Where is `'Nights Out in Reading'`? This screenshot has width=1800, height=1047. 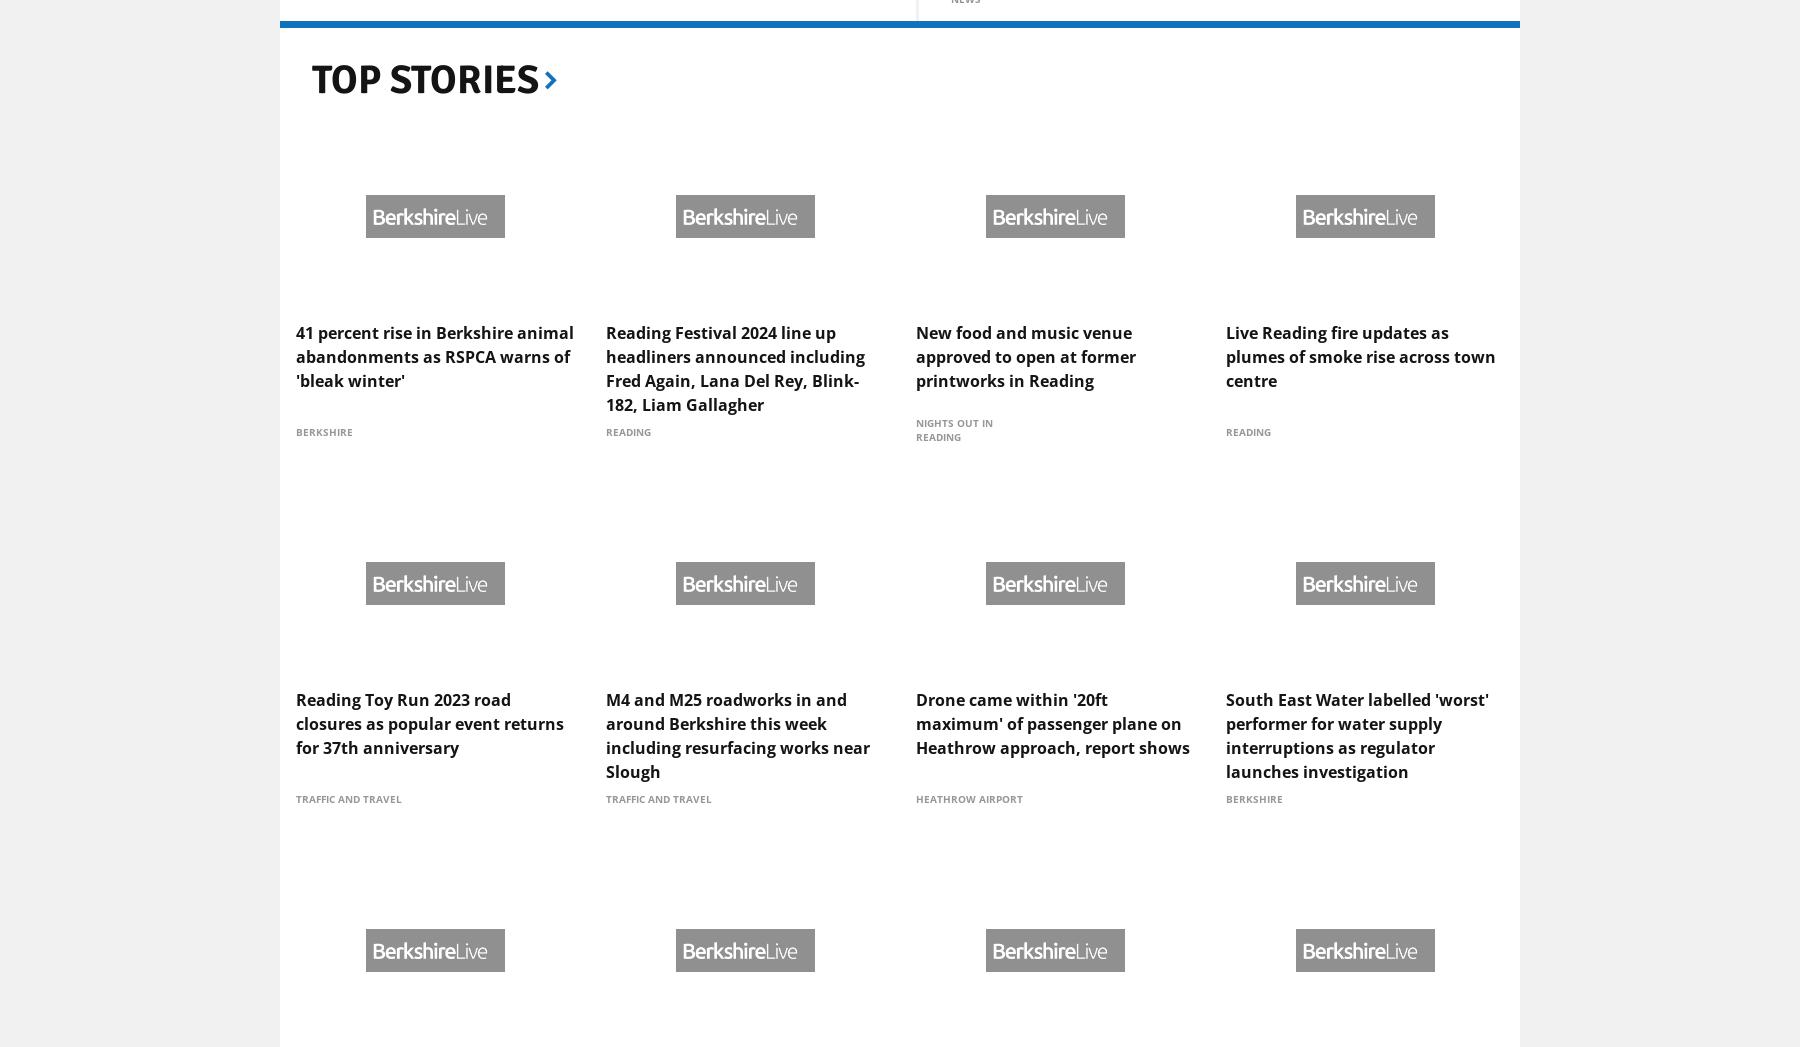 'Nights Out in Reading' is located at coordinates (953, 588).